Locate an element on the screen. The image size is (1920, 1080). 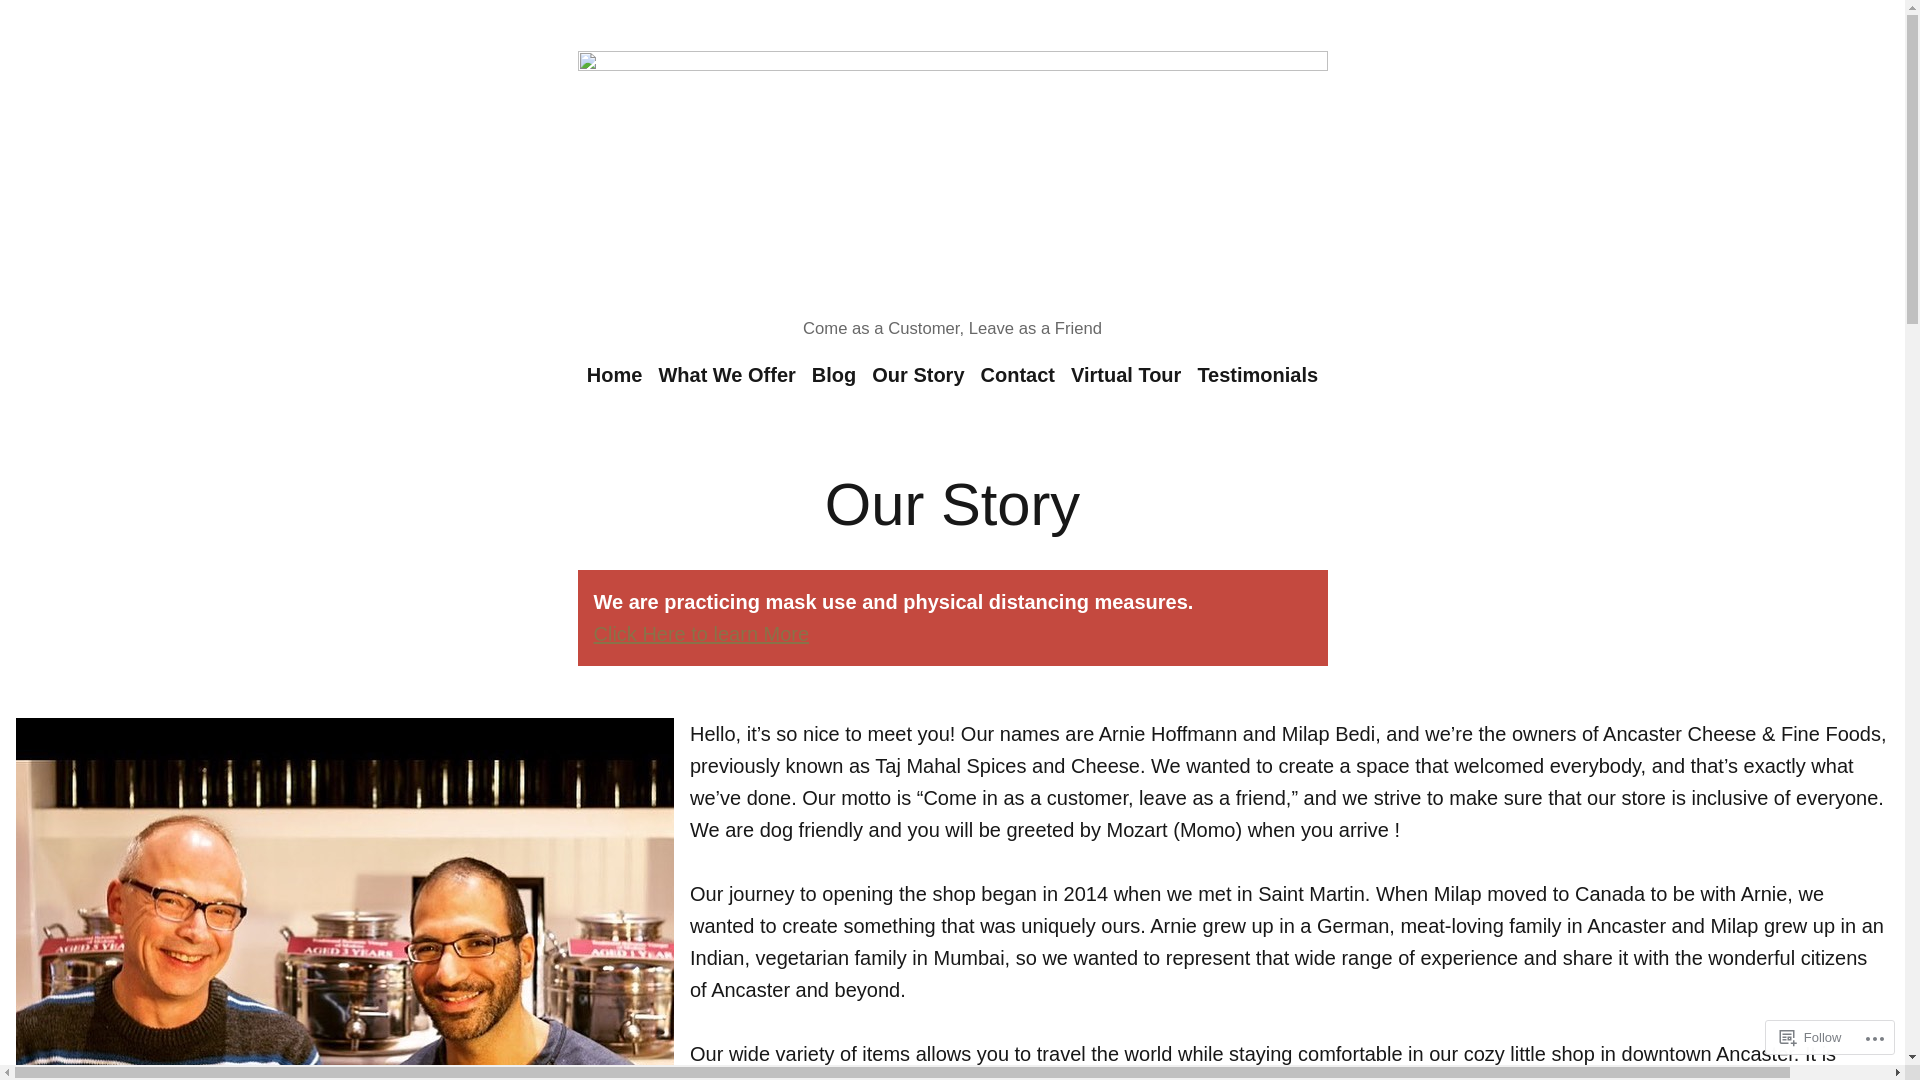
'What We Offer' is located at coordinates (725, 374).